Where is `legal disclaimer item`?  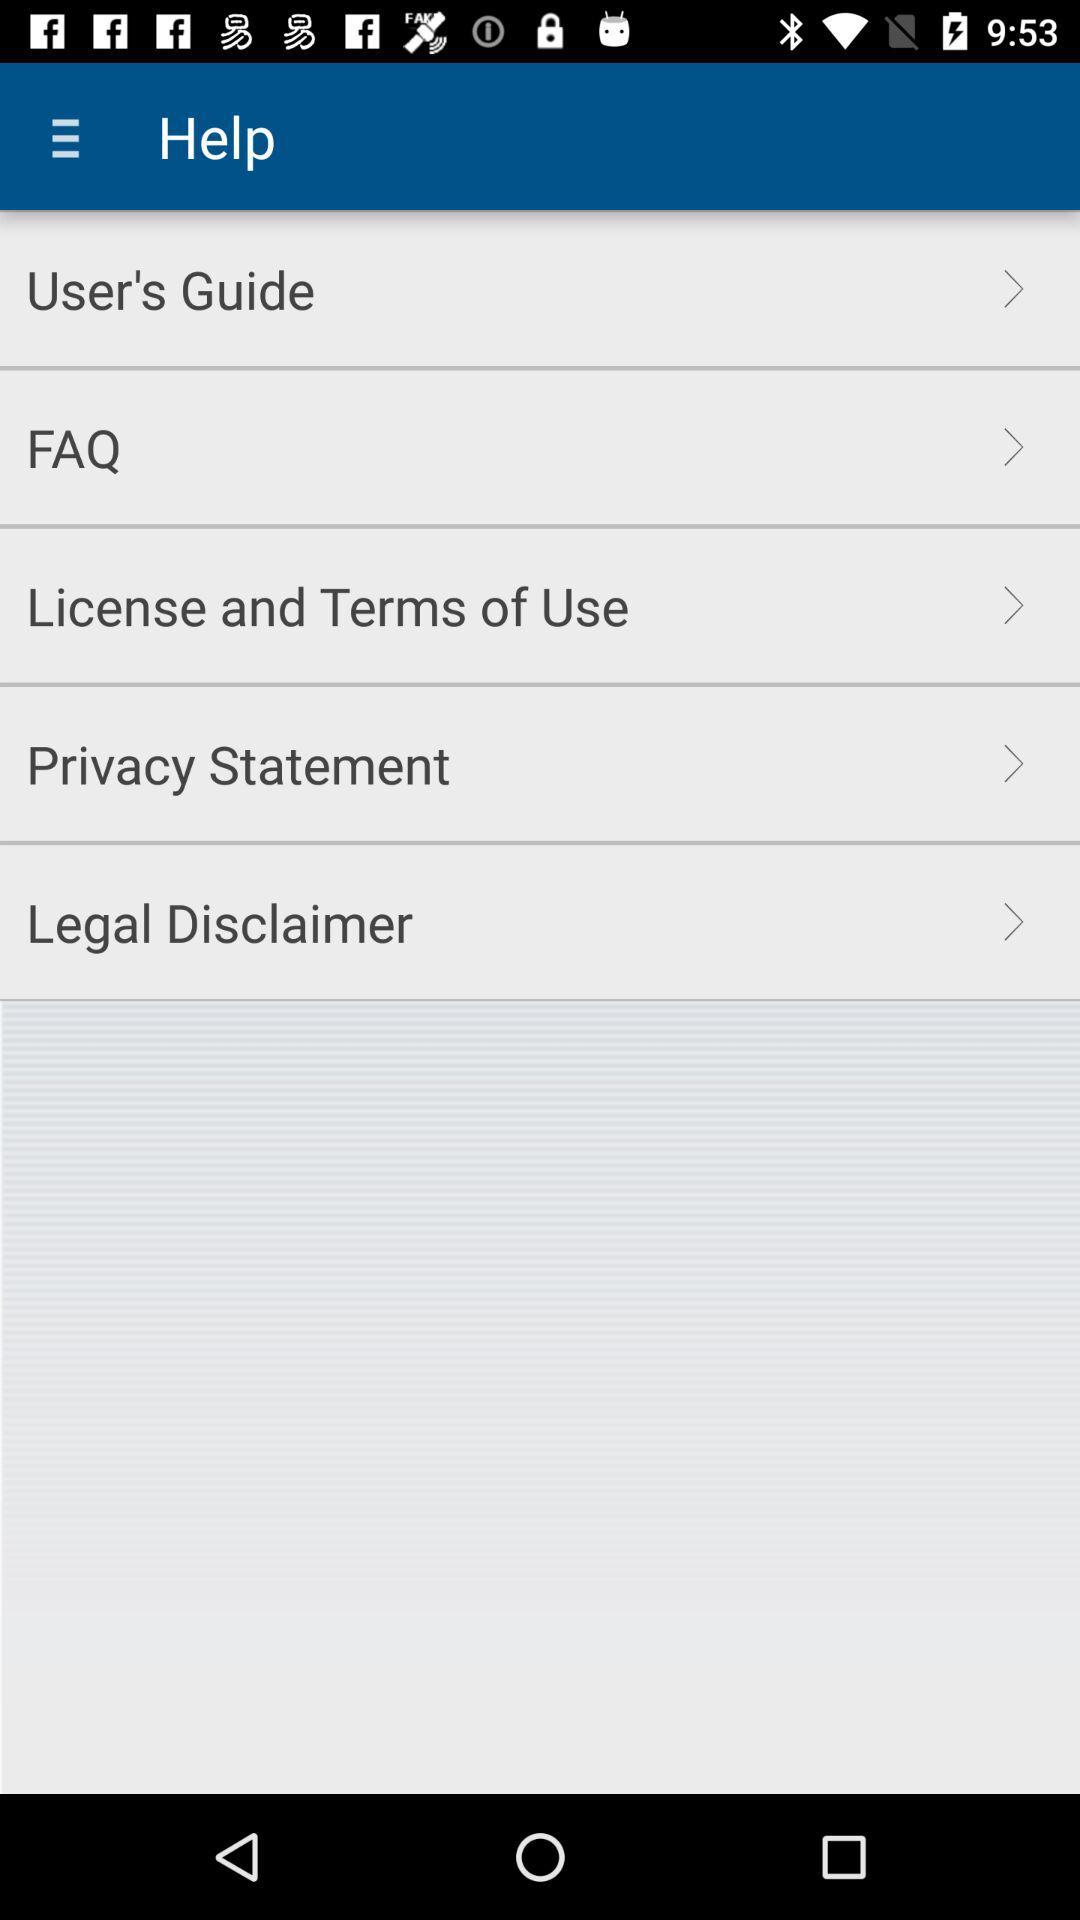 legal disclaimer item is located at coordinates (219, 921).